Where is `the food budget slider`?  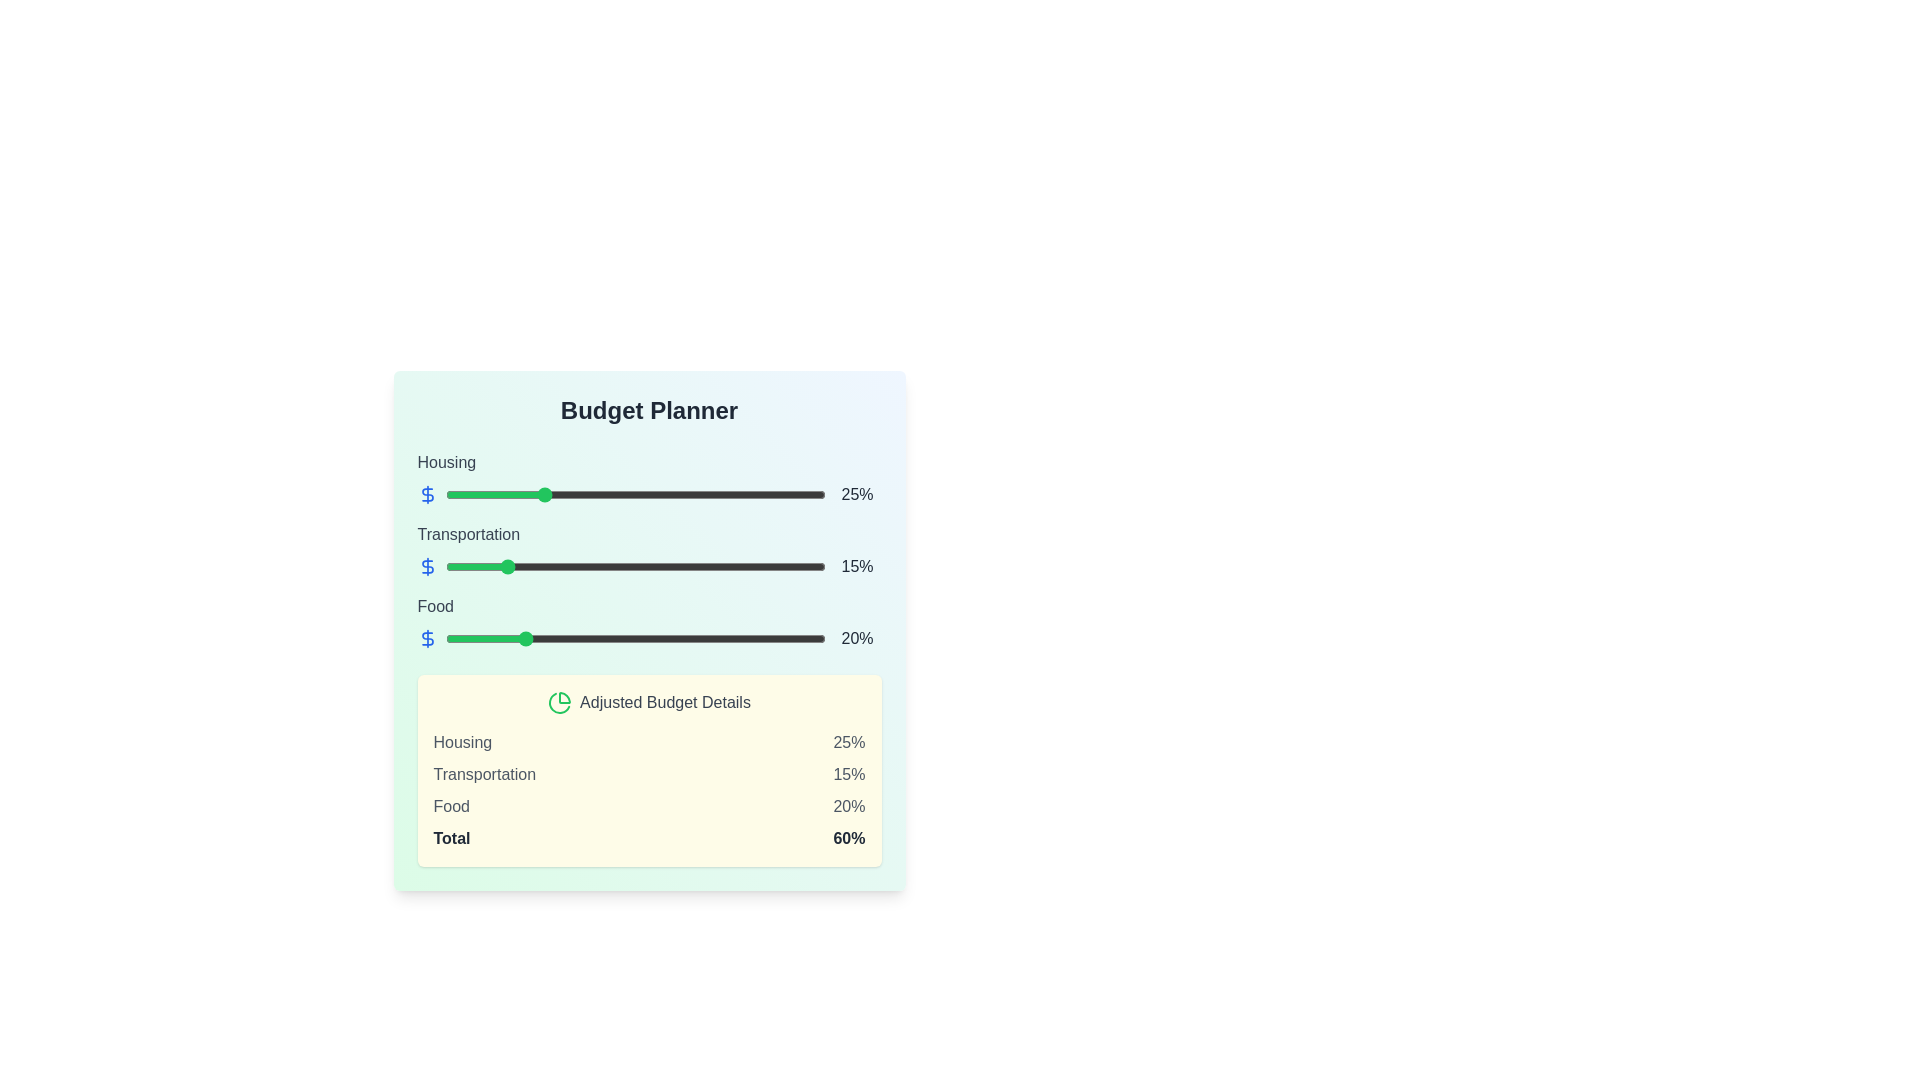
the food budget slider is located at coordinates (692, 639).